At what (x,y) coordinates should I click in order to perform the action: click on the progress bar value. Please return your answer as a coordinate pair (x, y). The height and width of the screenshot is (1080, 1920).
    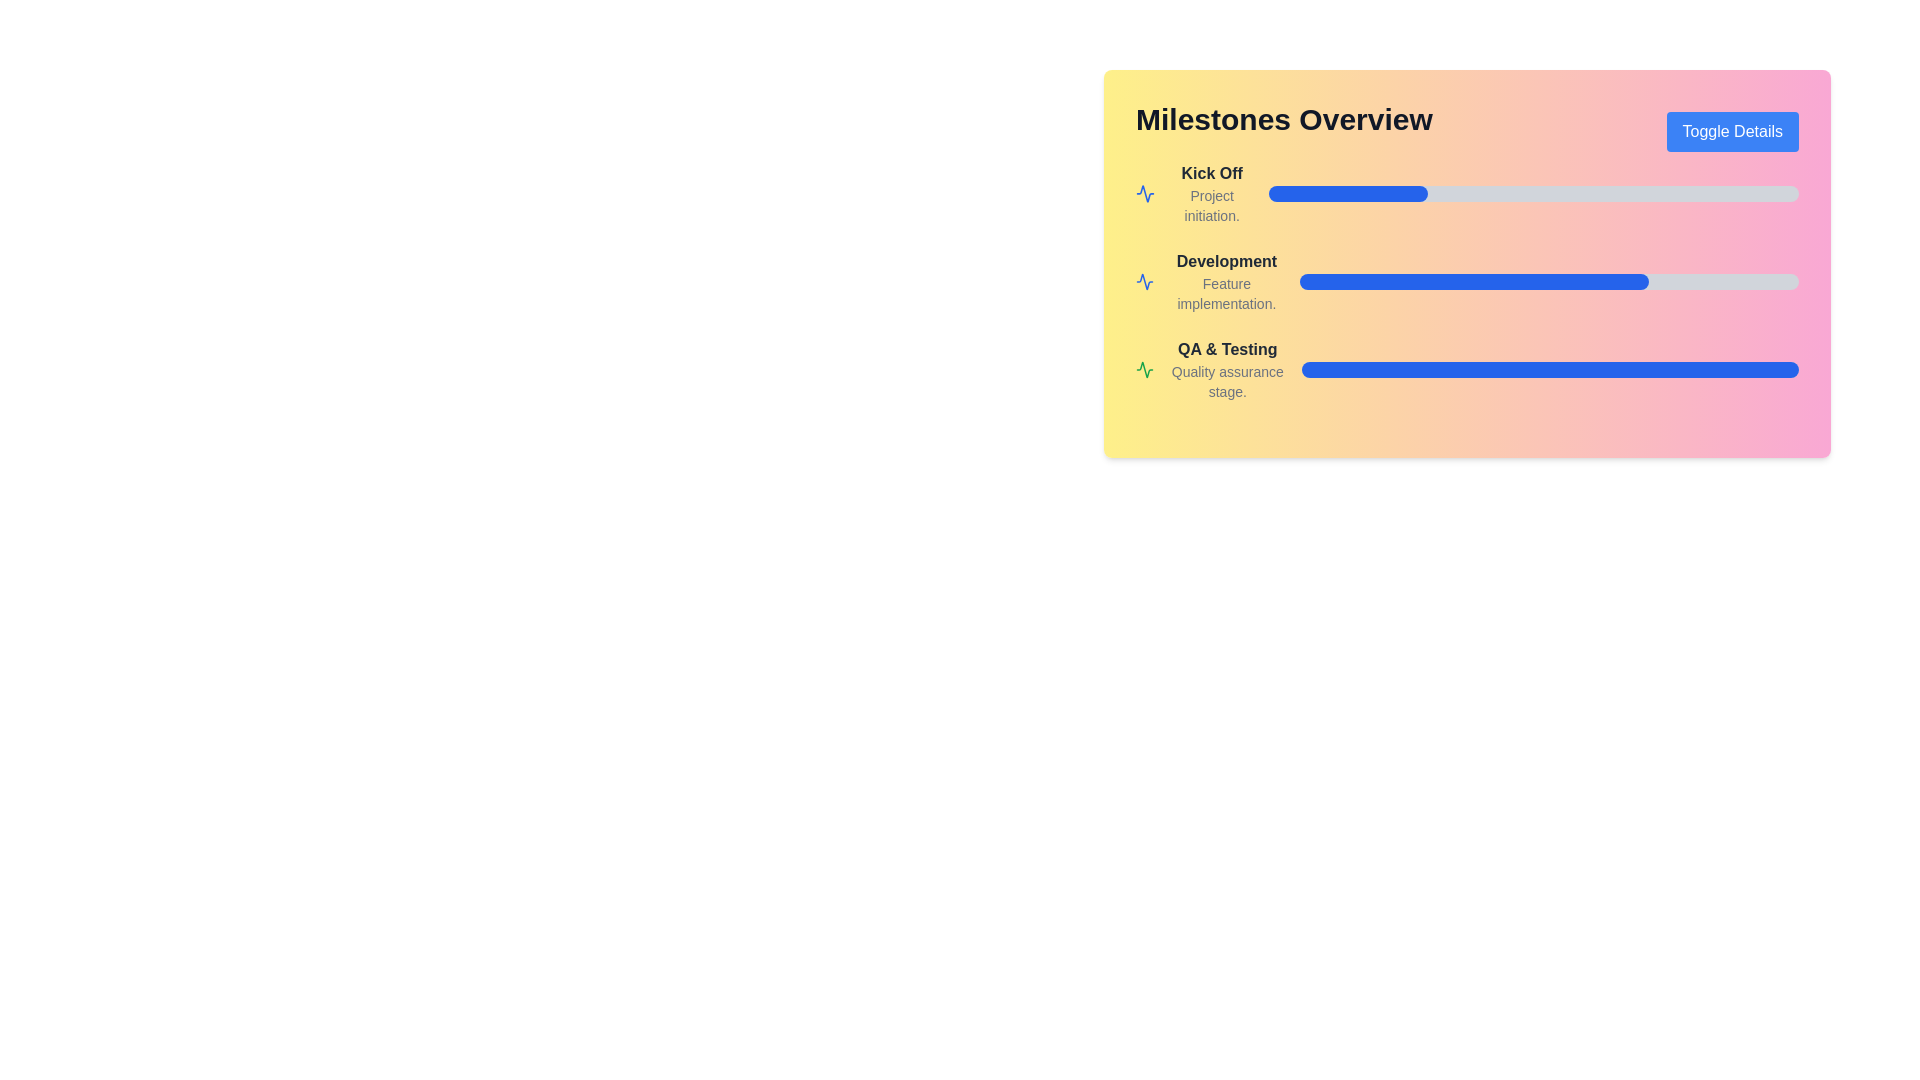
    Looking at the image, I should click on (1495, 370).